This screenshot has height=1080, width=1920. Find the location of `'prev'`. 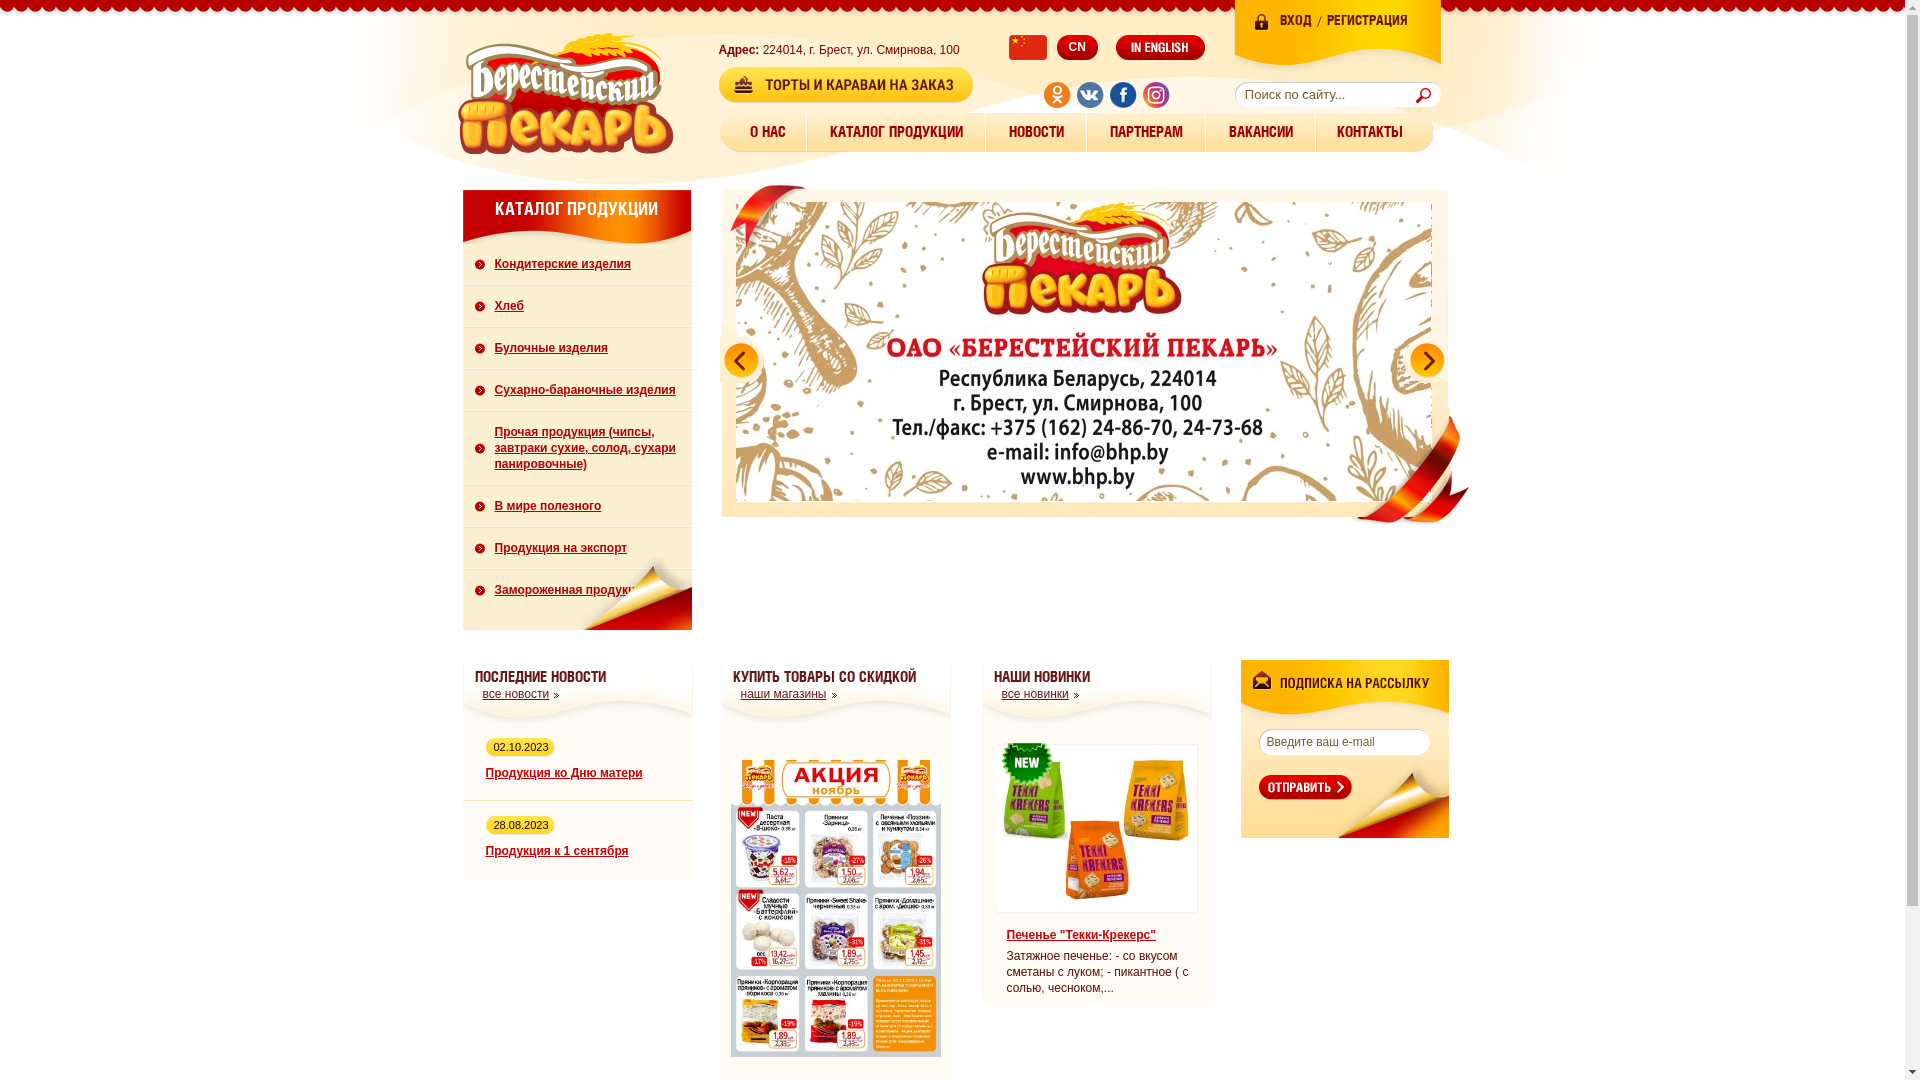

'prev' is located at coordinates (741, 357).